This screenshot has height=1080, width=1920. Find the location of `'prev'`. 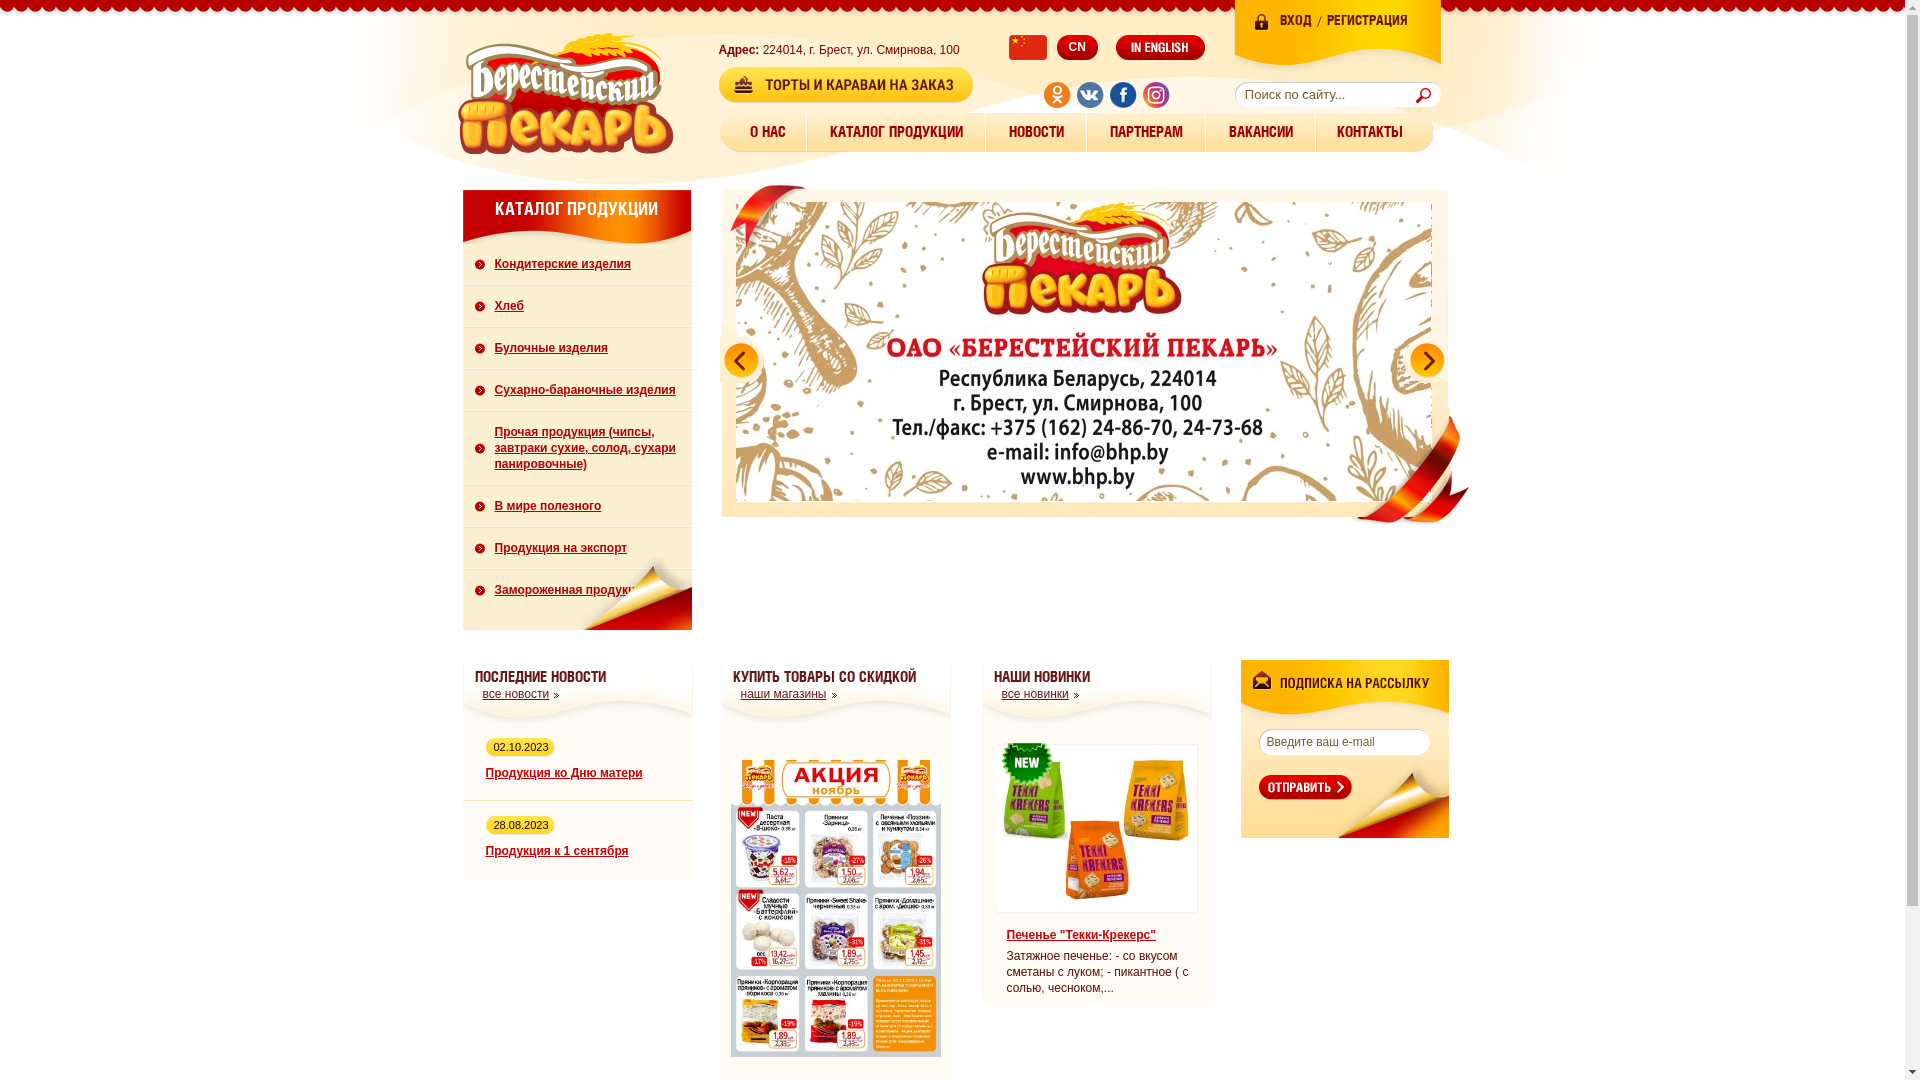

'prev' is located at coordinates (741, 357).